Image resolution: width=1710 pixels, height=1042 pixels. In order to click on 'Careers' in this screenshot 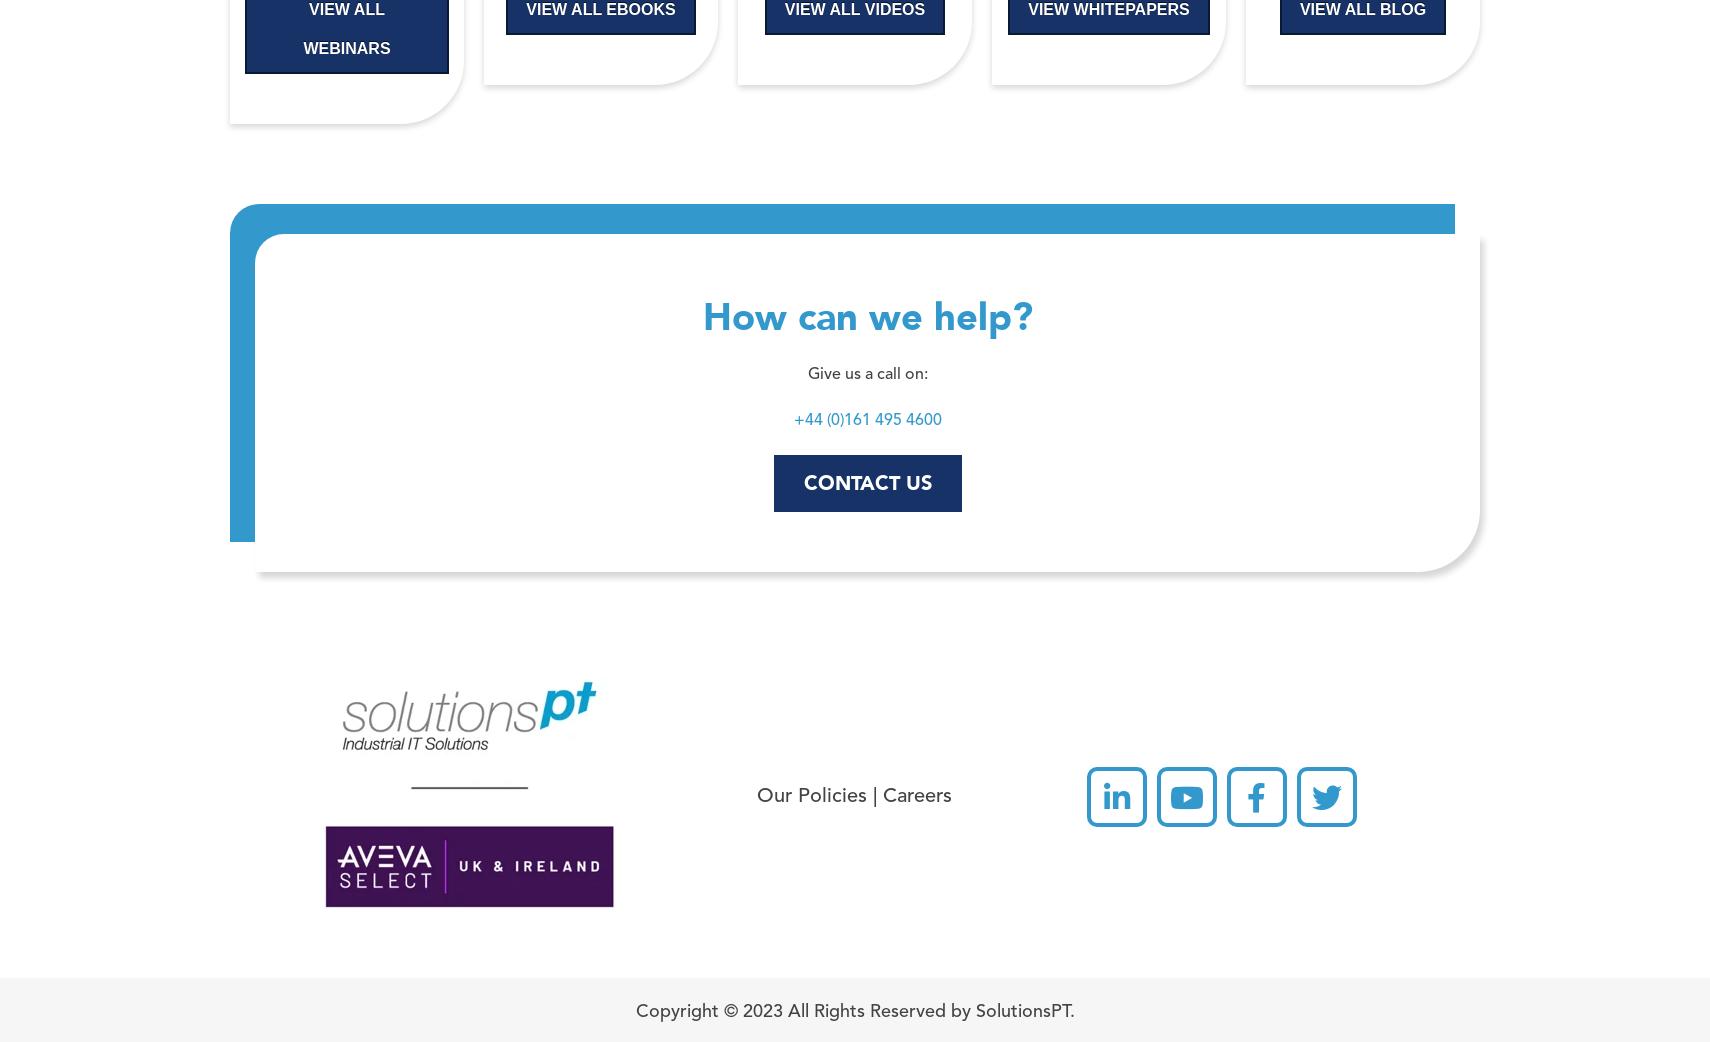, I will do `click(882, 797)`.